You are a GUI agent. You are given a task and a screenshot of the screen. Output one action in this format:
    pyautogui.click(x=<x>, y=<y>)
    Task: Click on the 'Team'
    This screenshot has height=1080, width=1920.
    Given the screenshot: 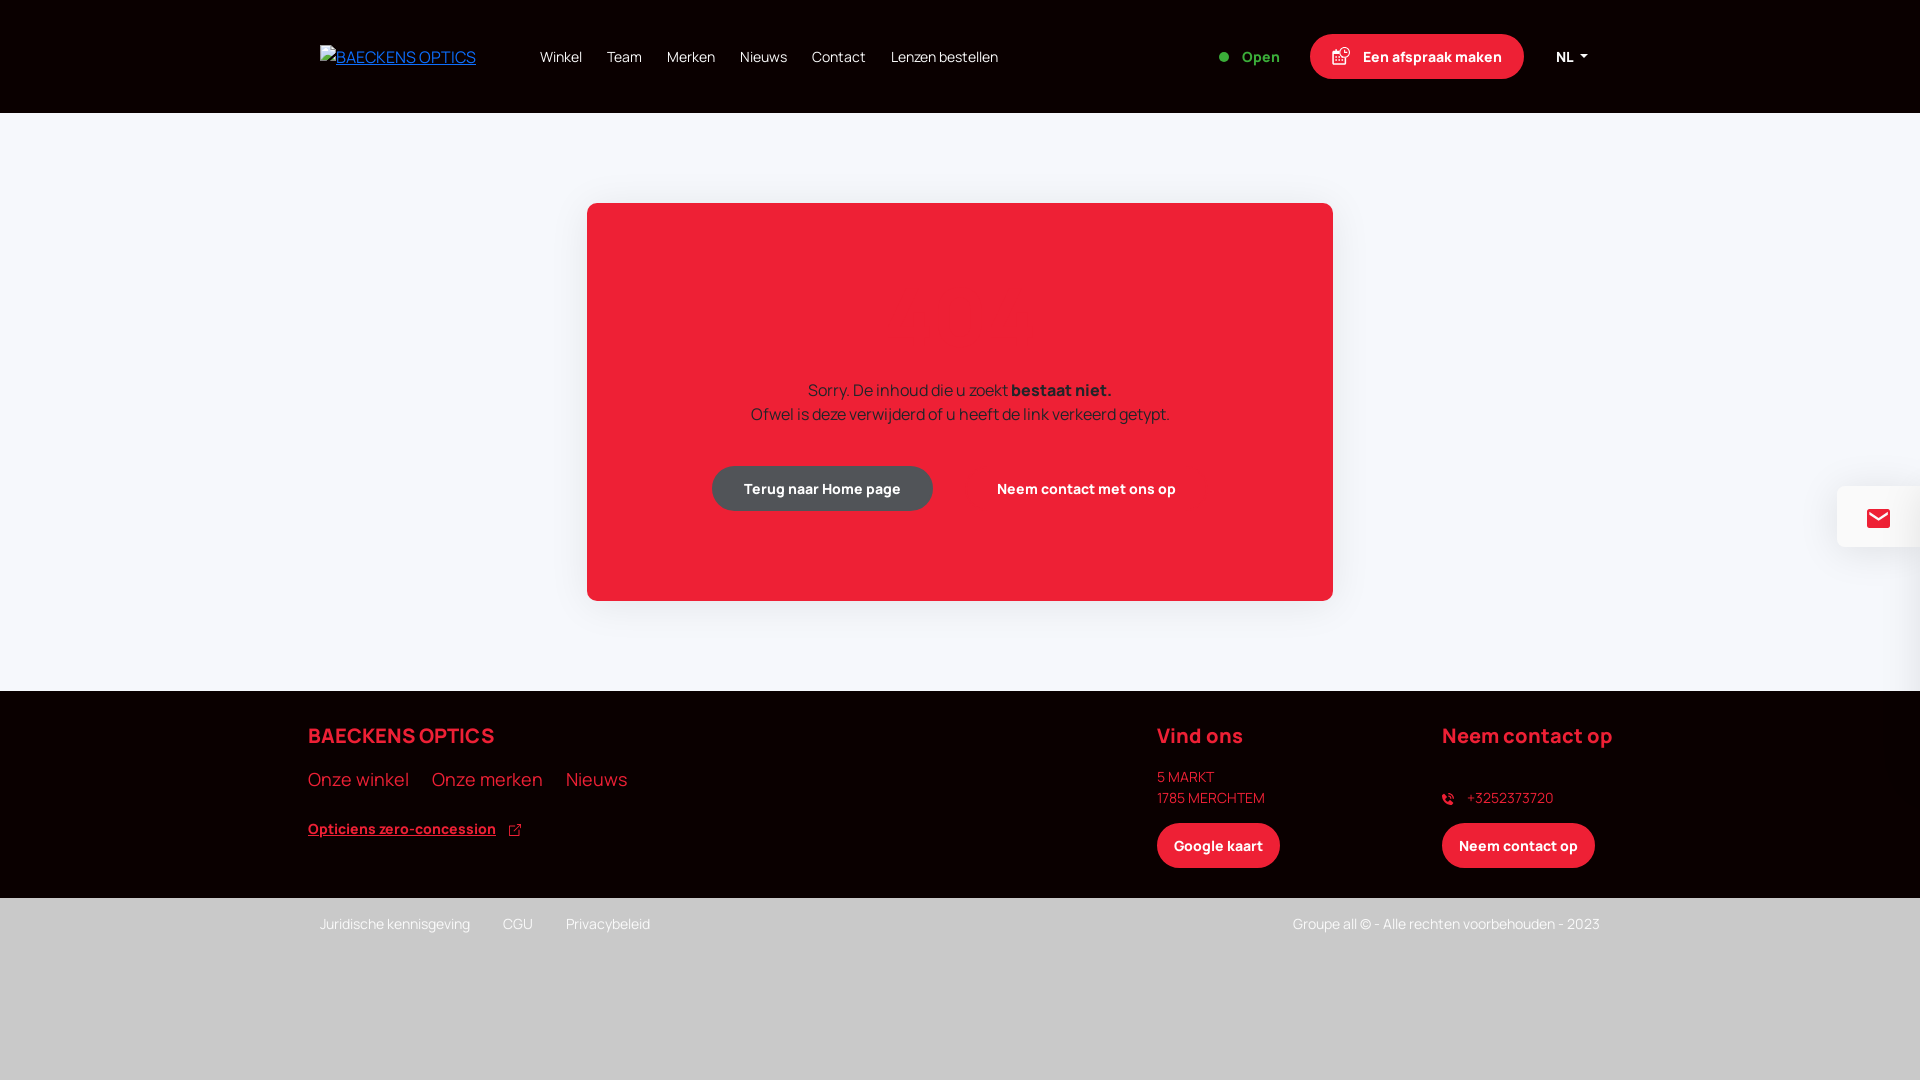 What is the action you would take?
    pyautogui.click(x=623, y=55)
    